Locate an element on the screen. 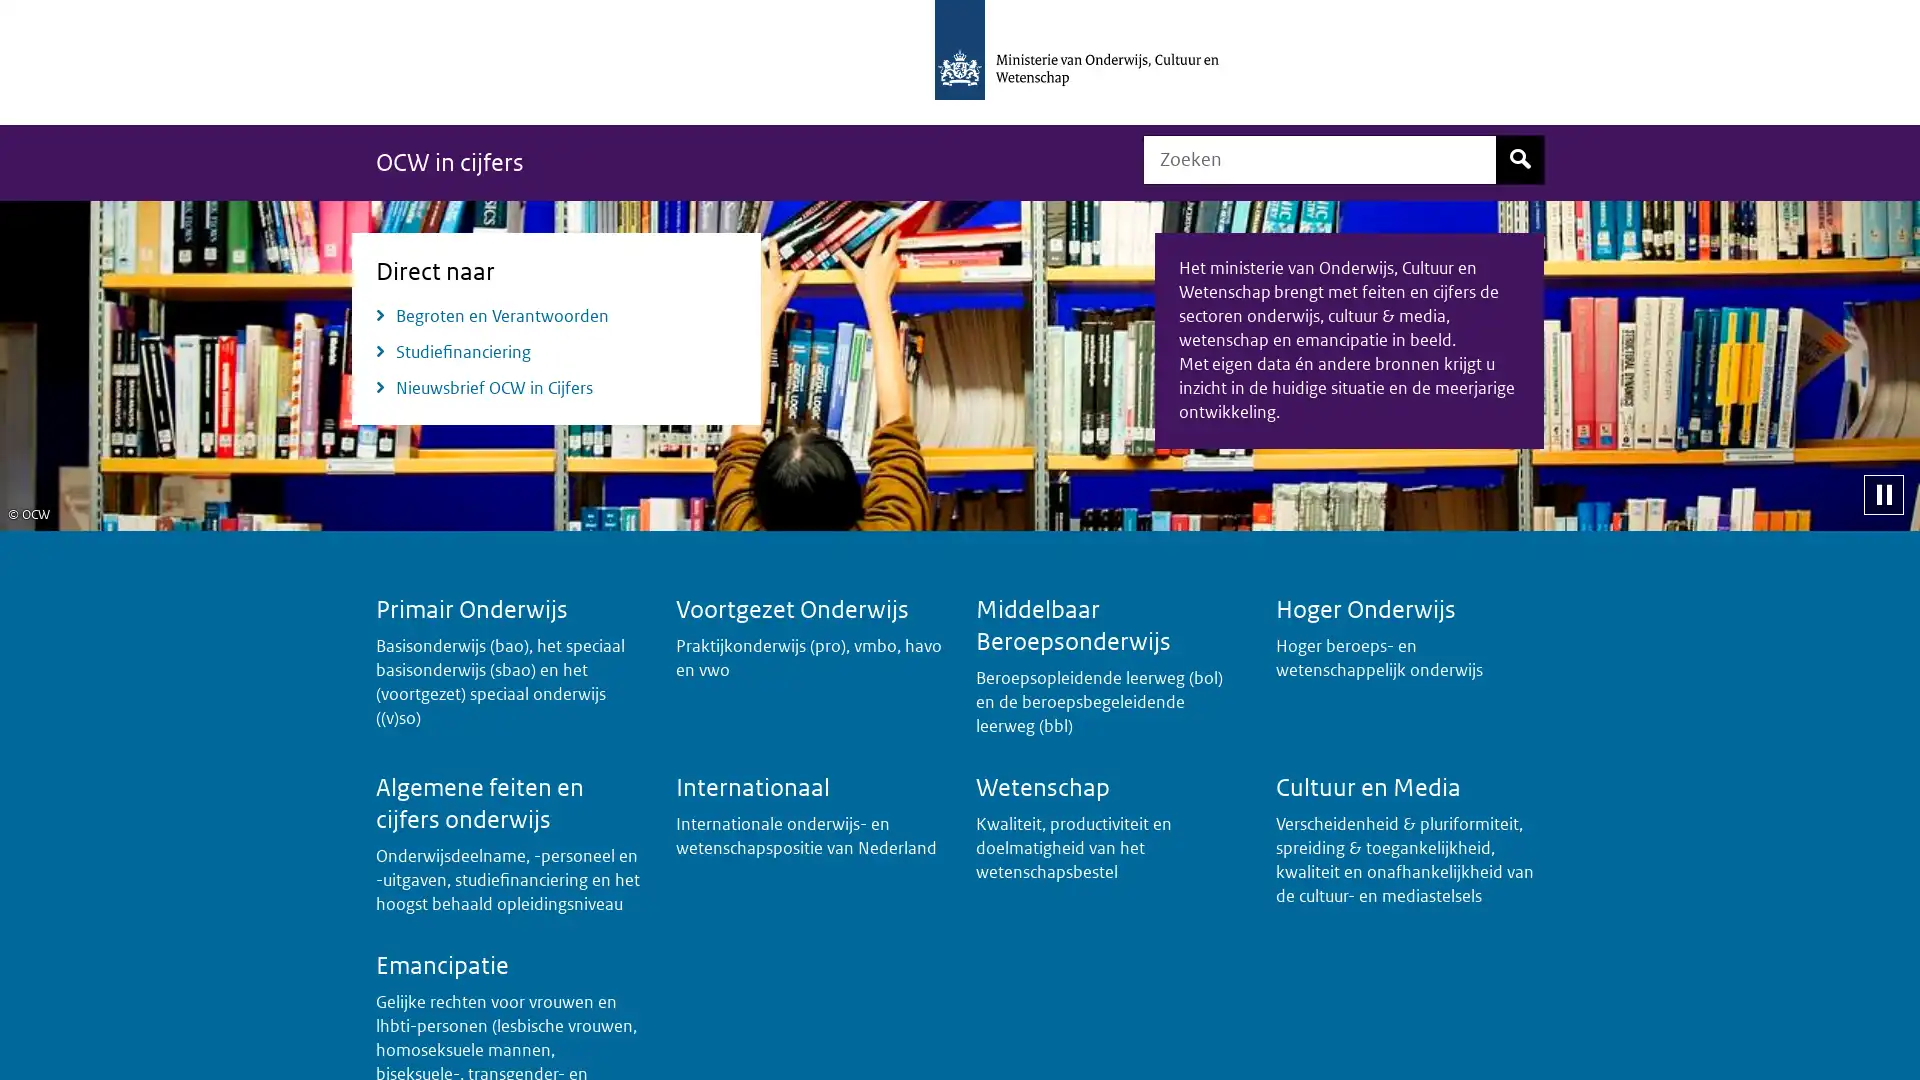 The image size is (1920, 1080). Start zoeken is located at coordinates (1520, 158).